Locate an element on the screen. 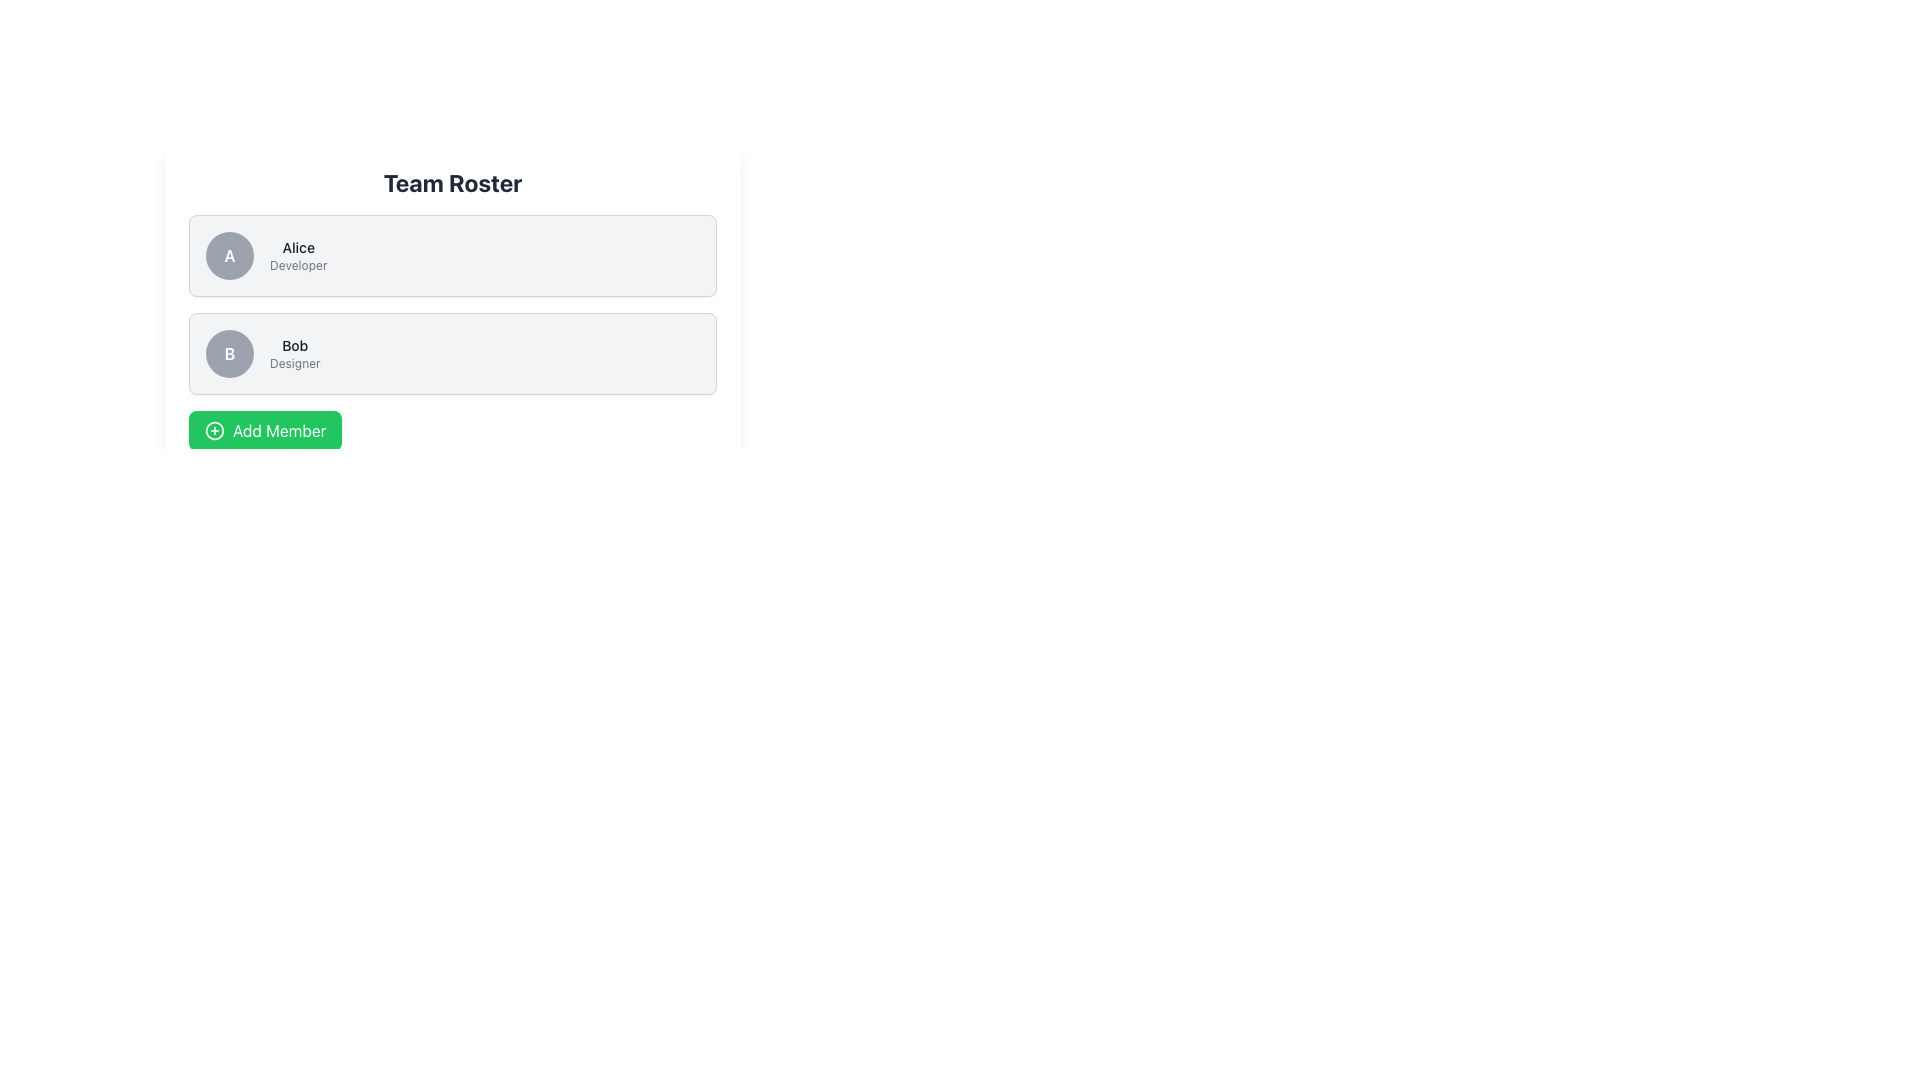 The image size is (1920, 1080). the 'Add Member' icon, which is a graphical representation for adding or increasing members, located centrally near the bottom of the team member list is located at coordinates (215, 430).